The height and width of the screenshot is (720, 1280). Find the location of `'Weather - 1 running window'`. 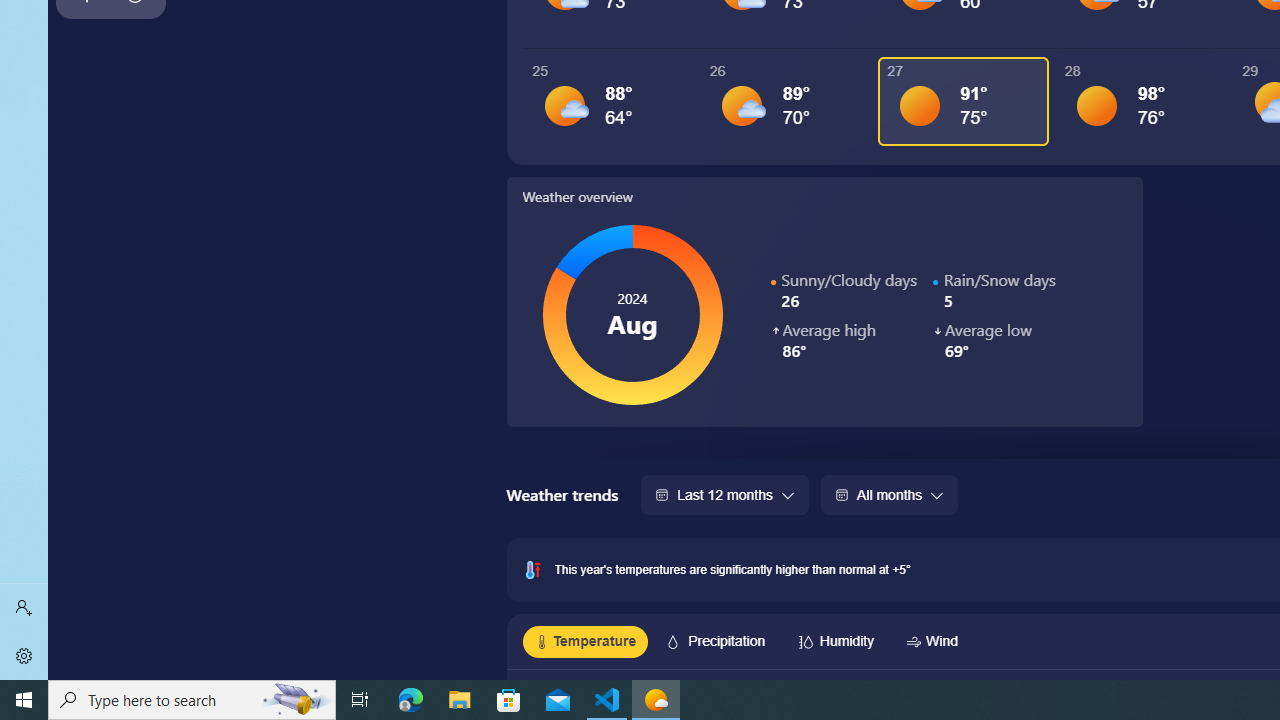

'Weather - 1 running window' is located at coordinates (656, 698).